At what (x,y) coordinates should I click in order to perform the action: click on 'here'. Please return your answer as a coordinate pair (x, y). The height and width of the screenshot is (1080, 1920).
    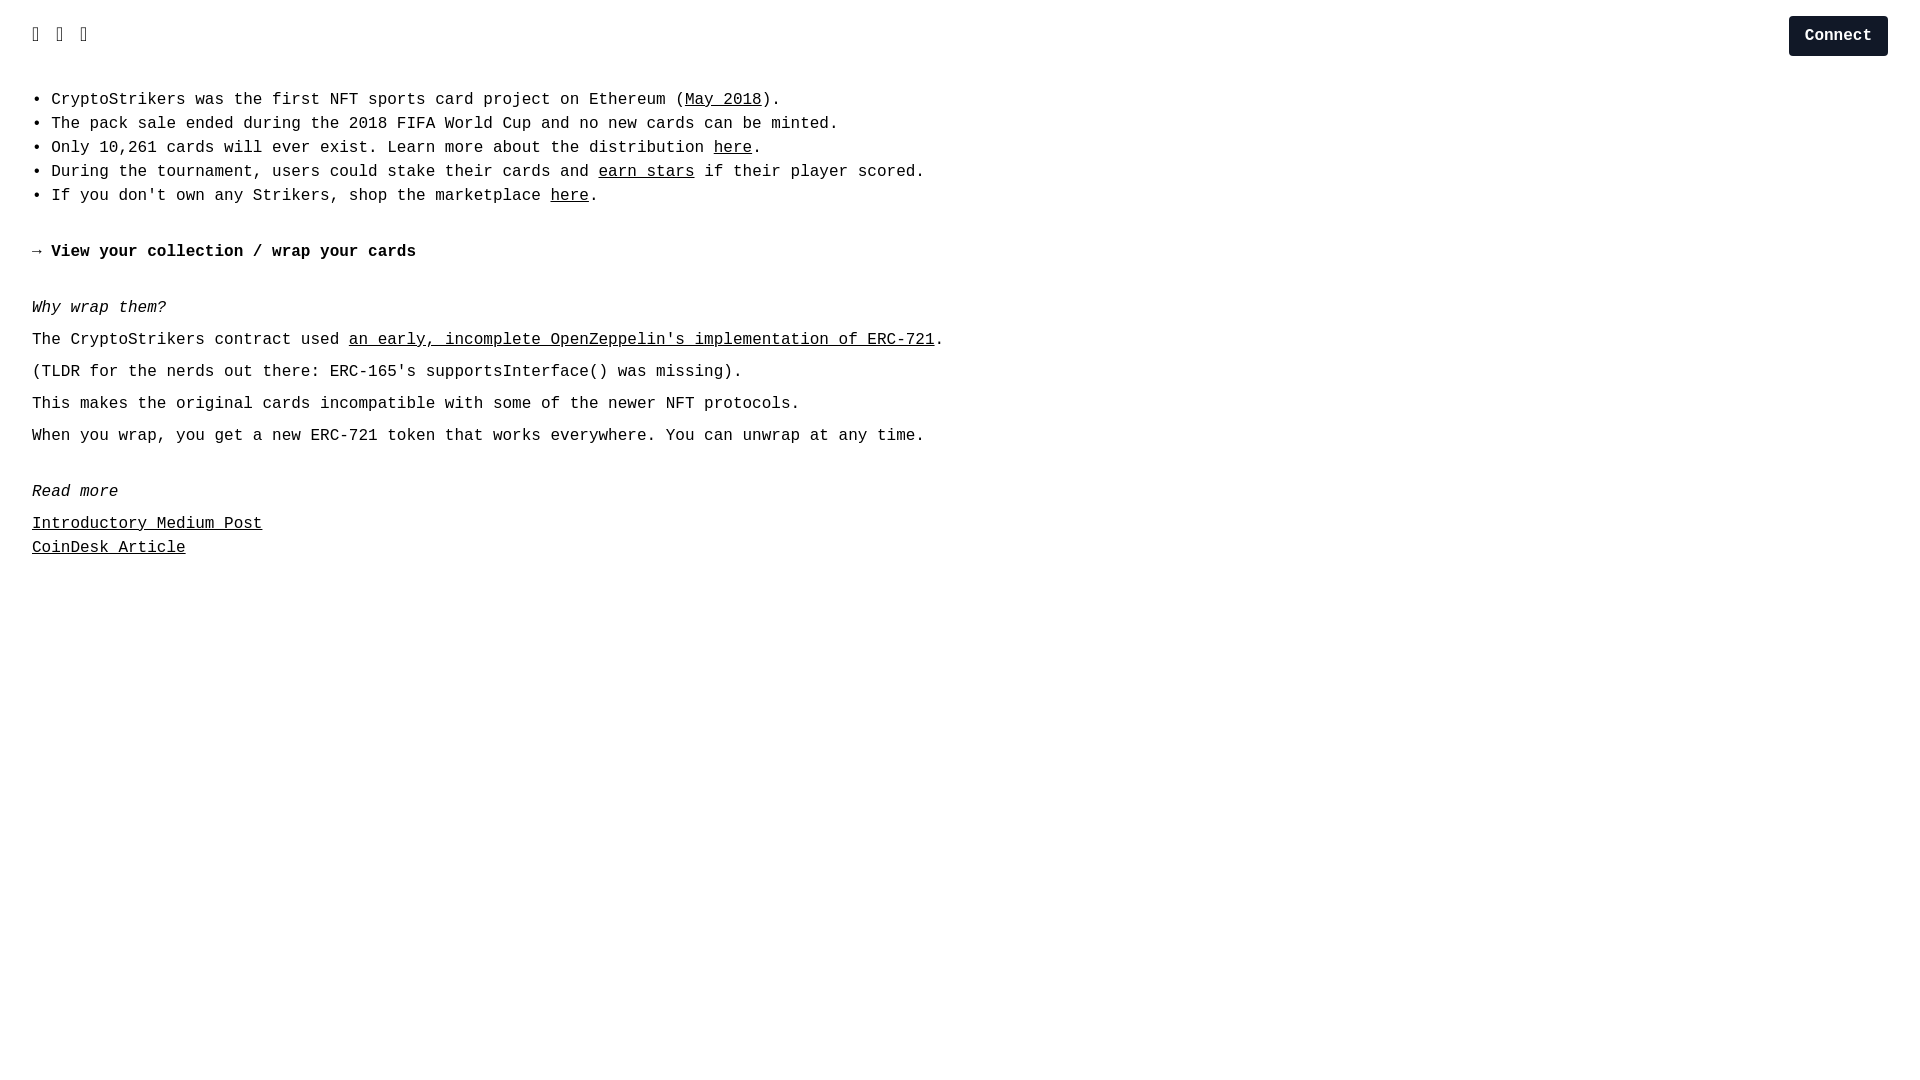
    Looking at the image, I should click on (568, 196).